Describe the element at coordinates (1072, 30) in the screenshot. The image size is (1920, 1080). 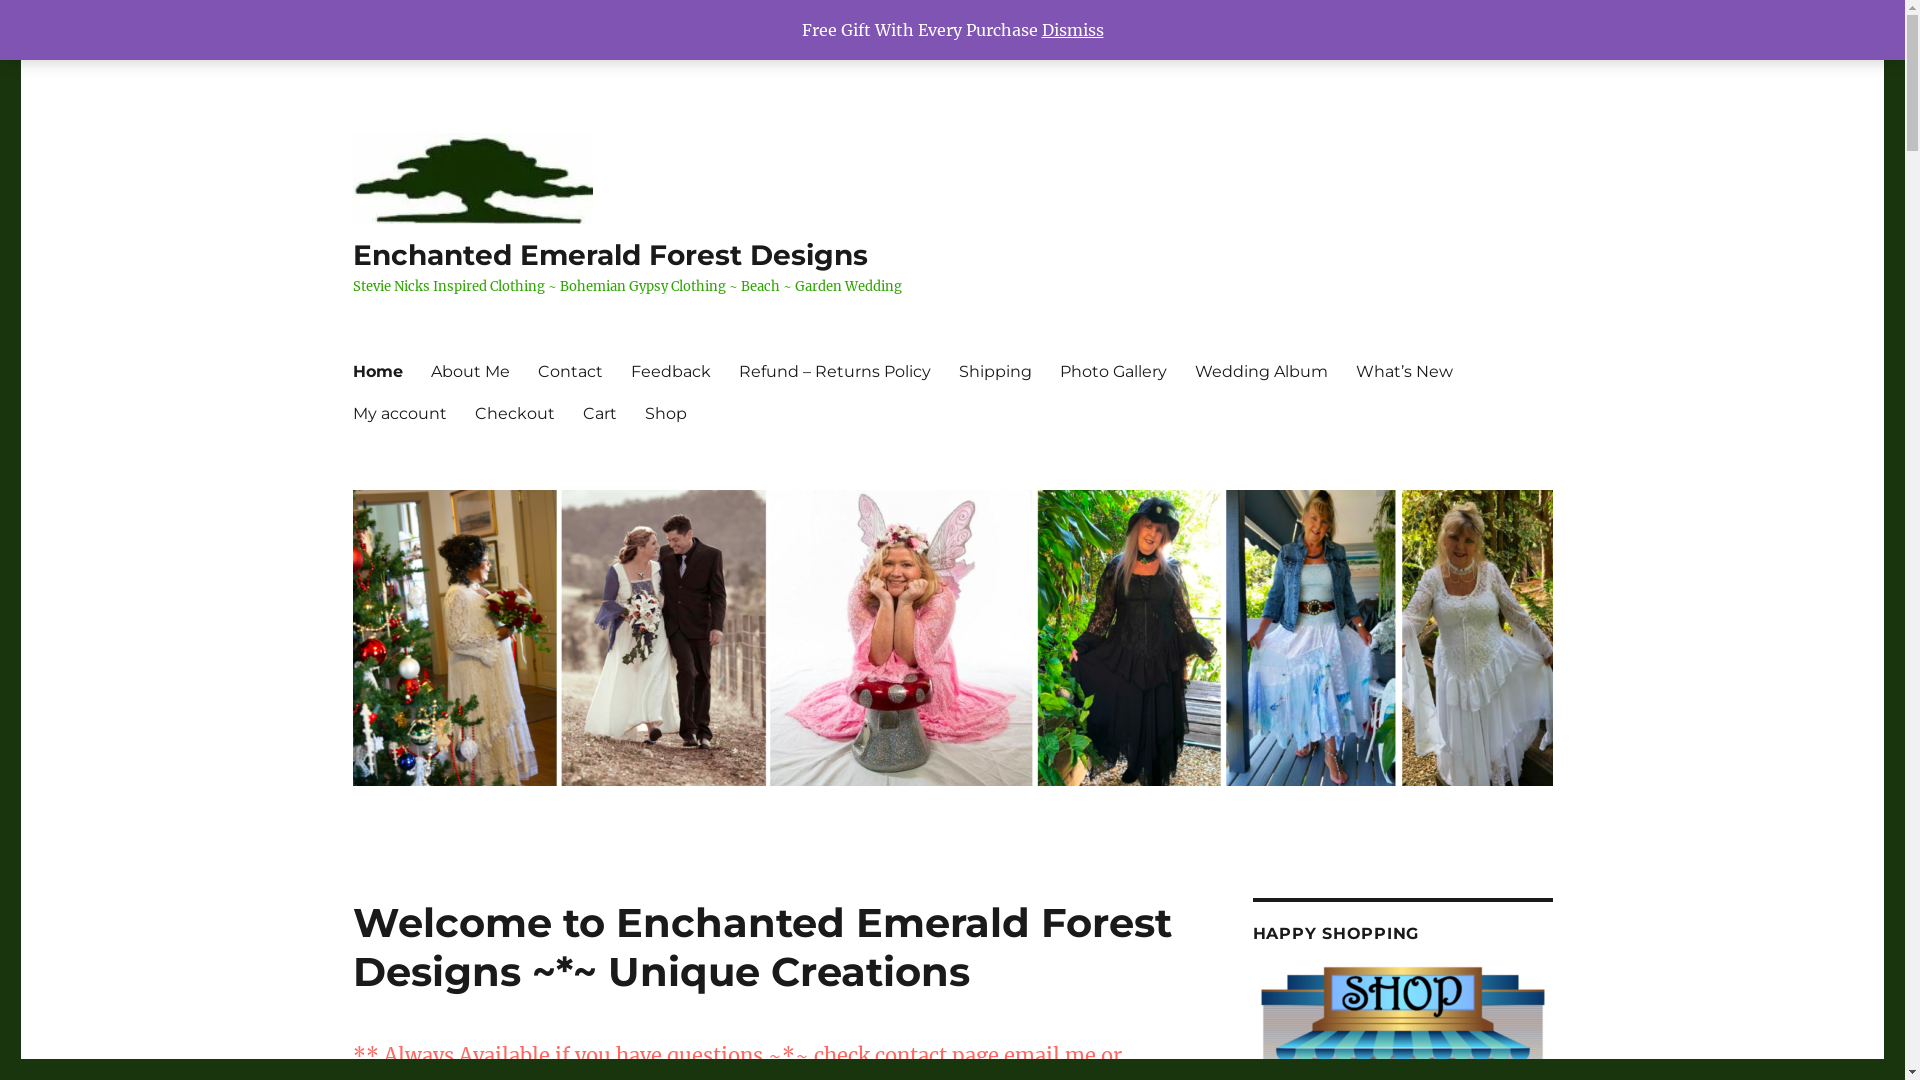
I see `'Dismiss'` at that location.